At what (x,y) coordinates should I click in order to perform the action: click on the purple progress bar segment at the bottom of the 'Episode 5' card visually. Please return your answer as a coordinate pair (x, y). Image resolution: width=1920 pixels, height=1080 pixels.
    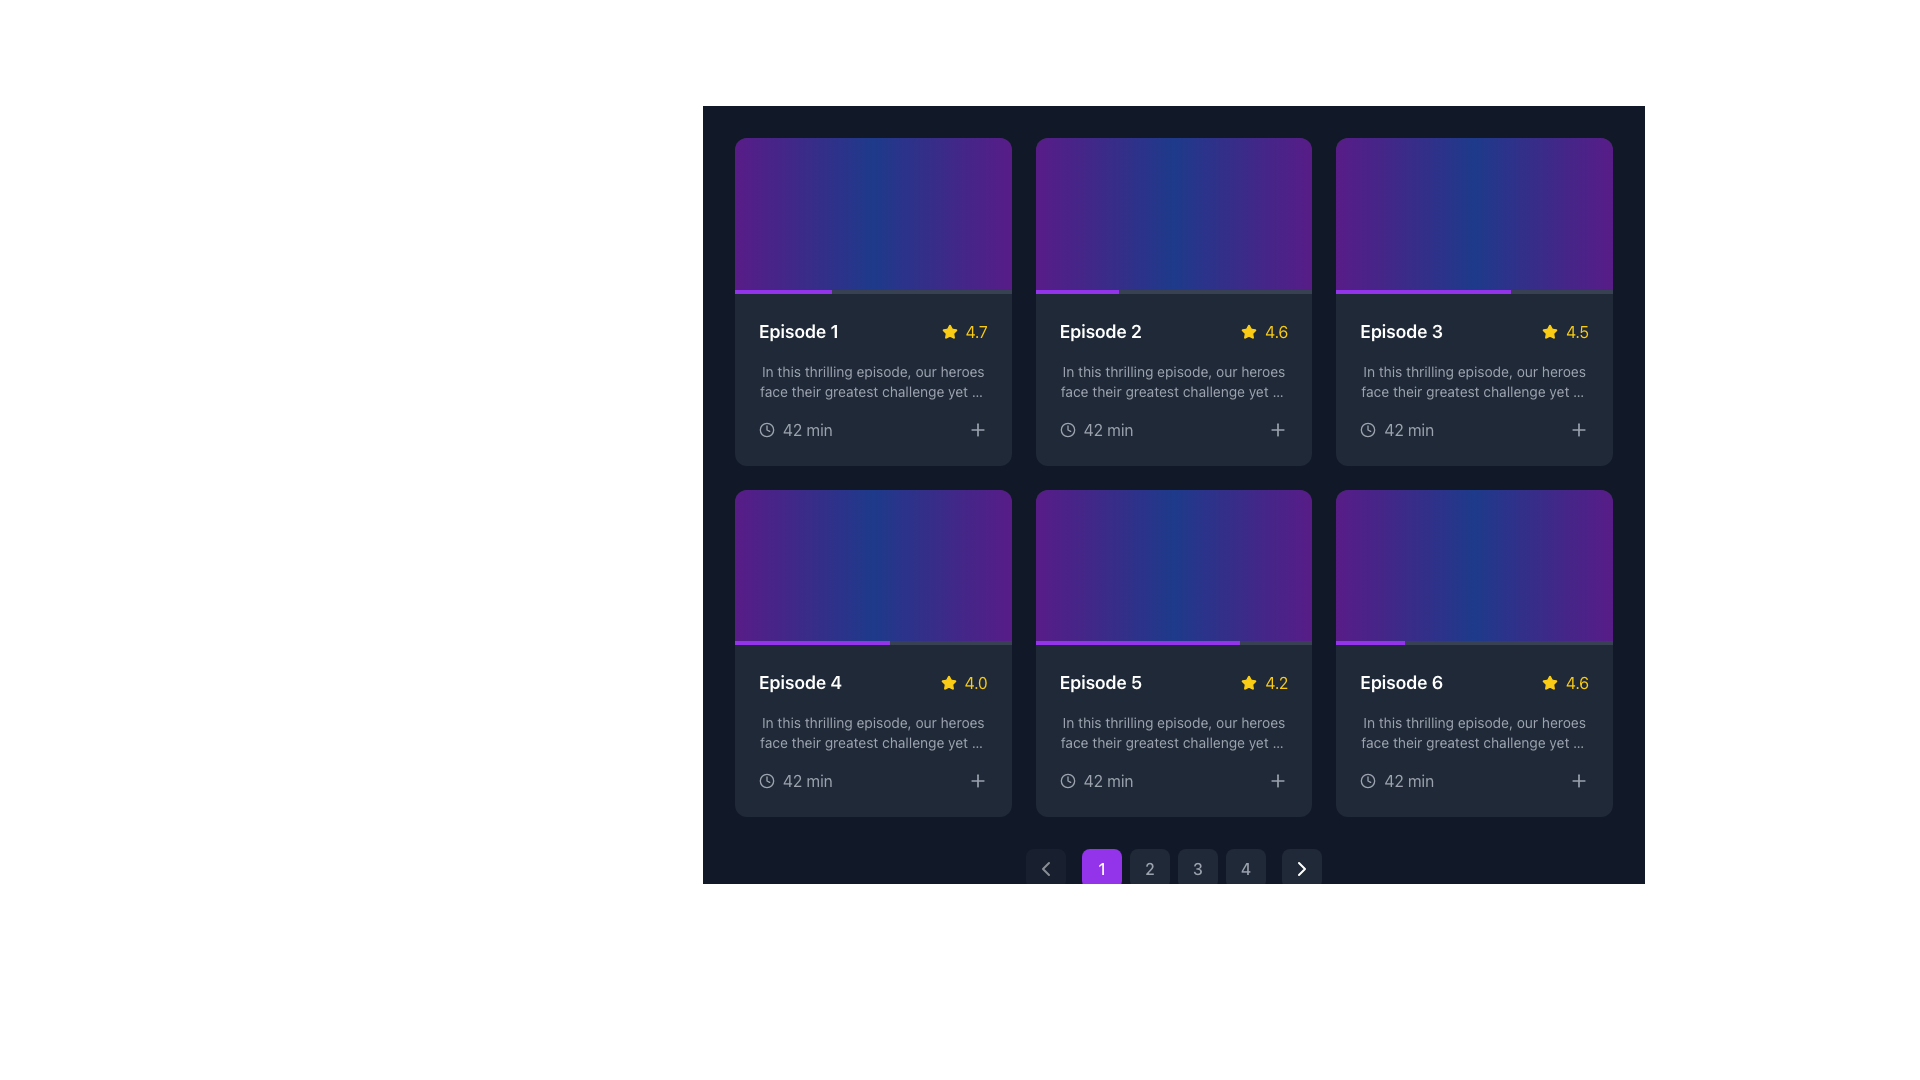
    Looking at the image, I should click on (1137, 643).